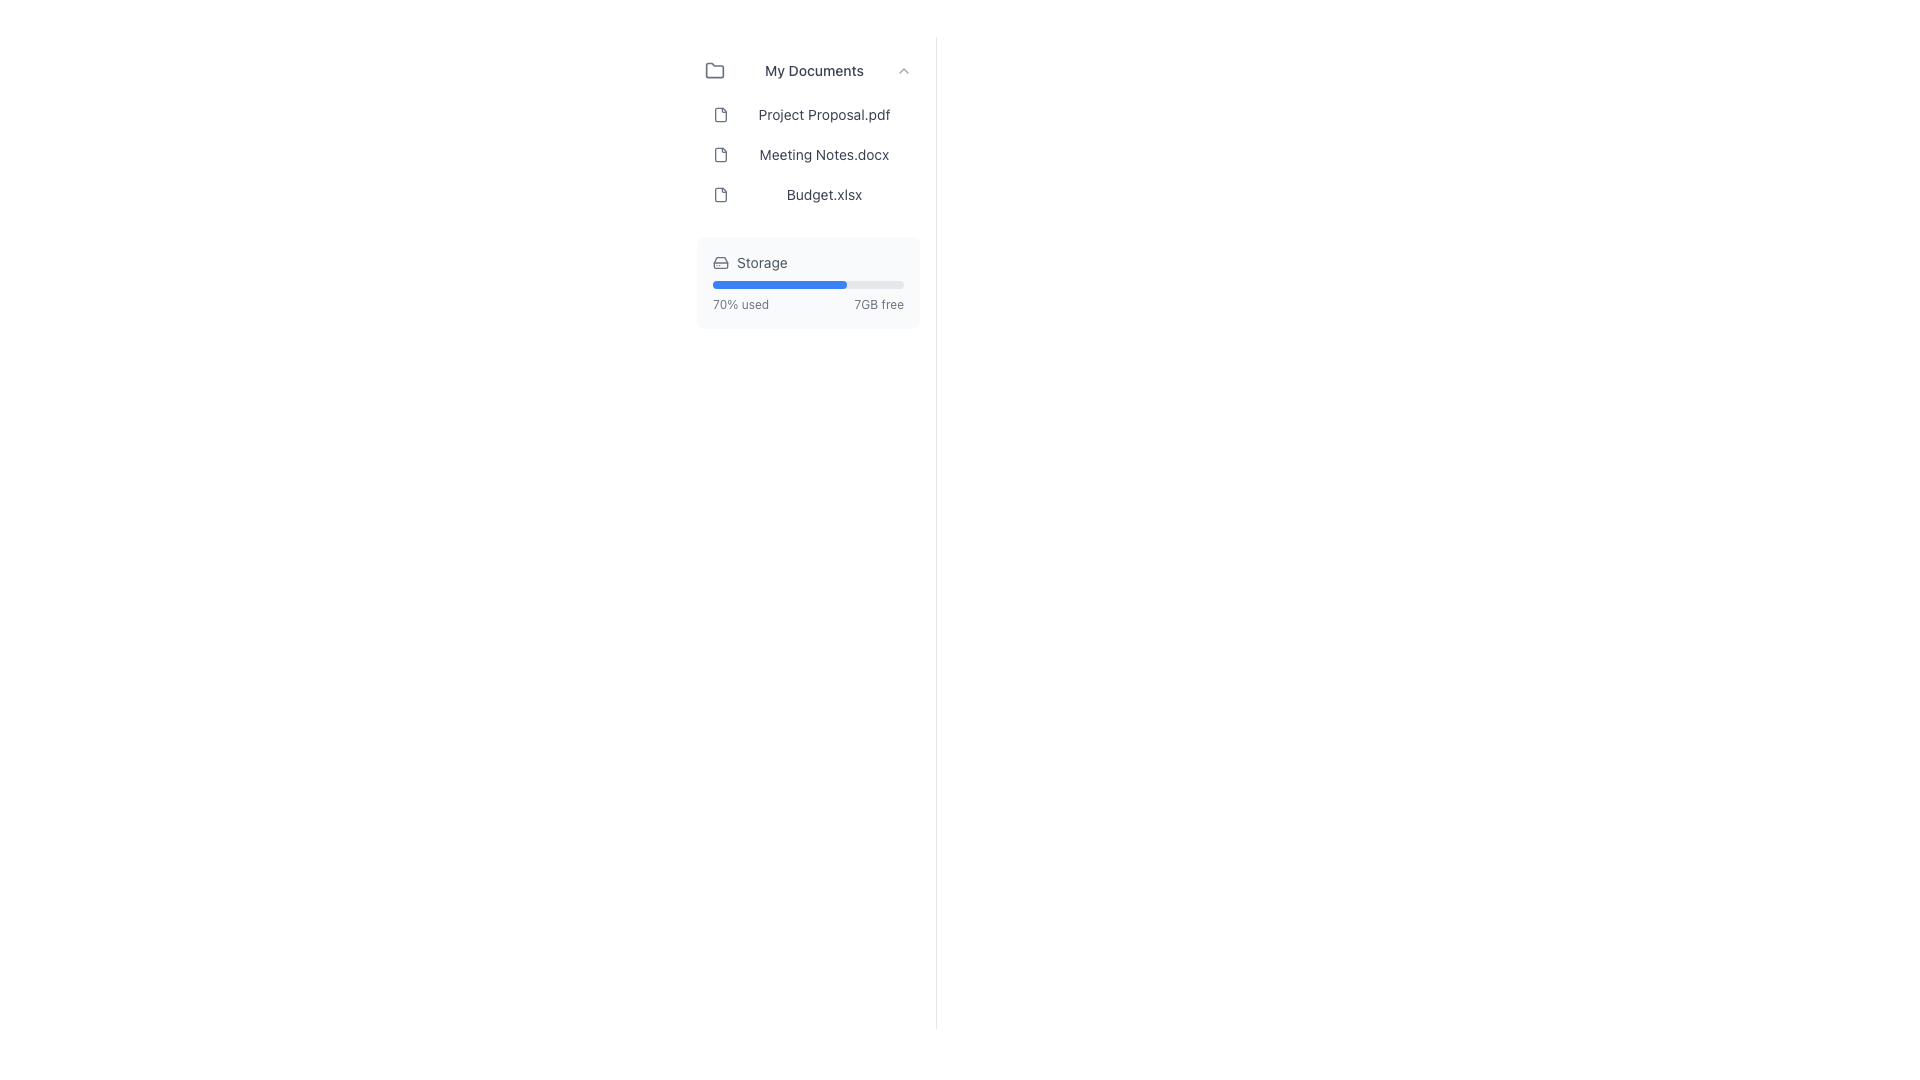 This screenshot has width=1920, height=1080. Describe the element at coordinates (812, 153) in the screenshot. I see `on the second list item in the 'My Documents' section, which displays 'Meeting Notes.docx' with a document icon on the left` at that location.